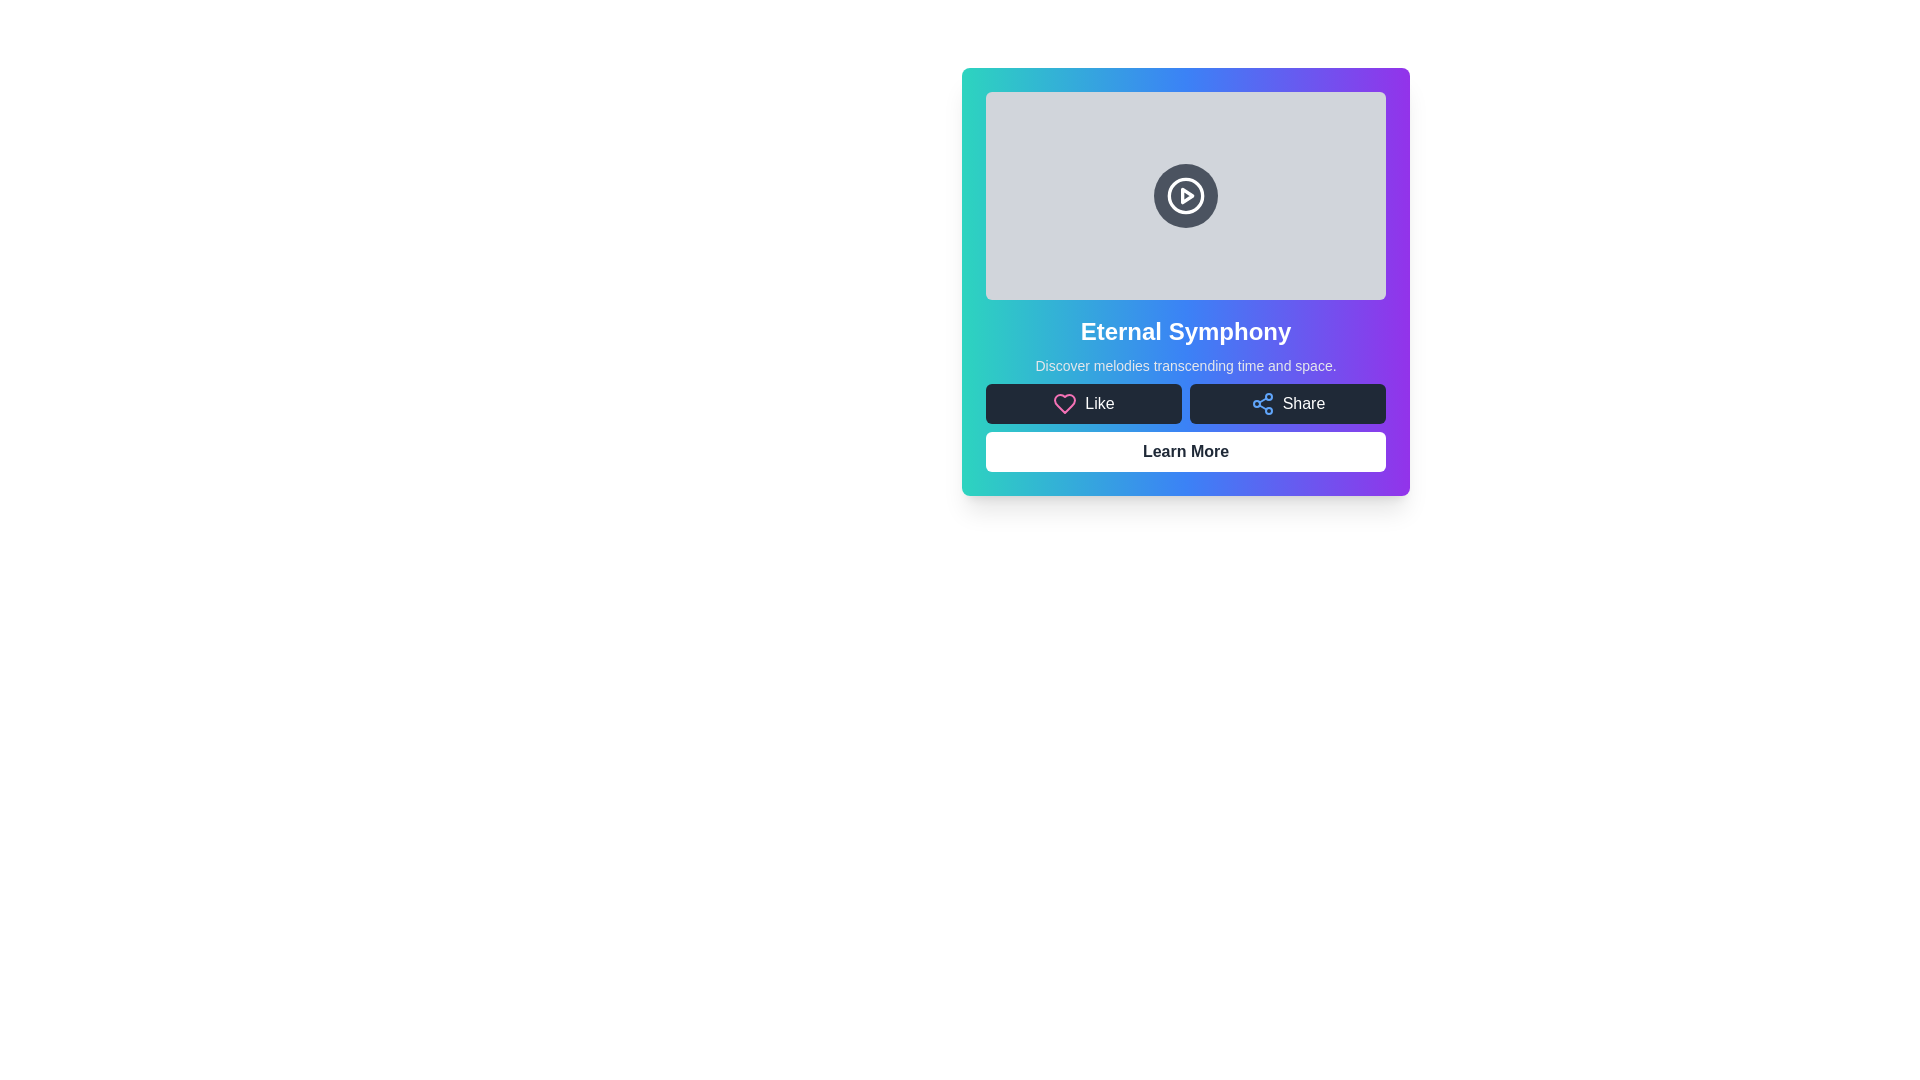 The width and height of the screenshot is (1920, 1080). What do you see at coordinates (1185, 196) in the screenshot?
I see `the play button located in the upper gray area of the card layout` at bounding box center [1185, 196].